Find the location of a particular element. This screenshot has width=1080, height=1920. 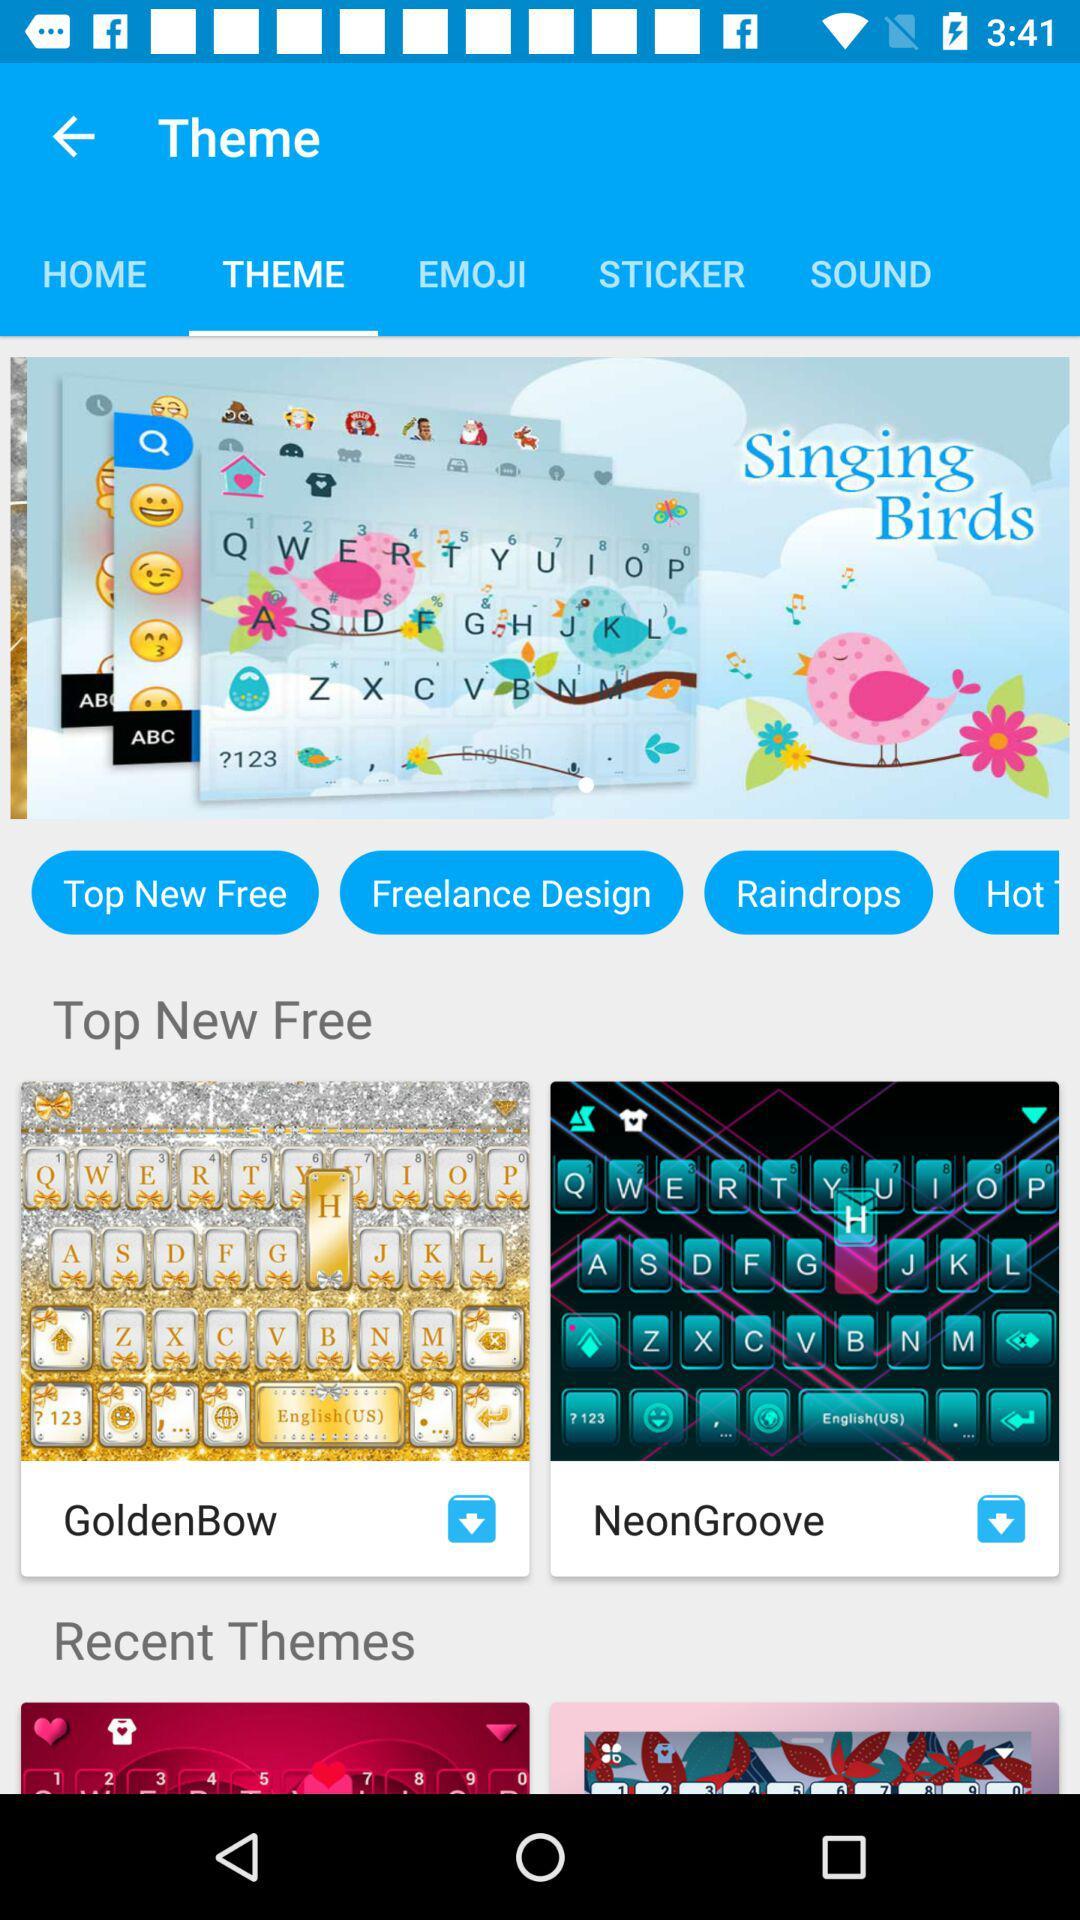

download theme is located at coordinates (1001, 1518).